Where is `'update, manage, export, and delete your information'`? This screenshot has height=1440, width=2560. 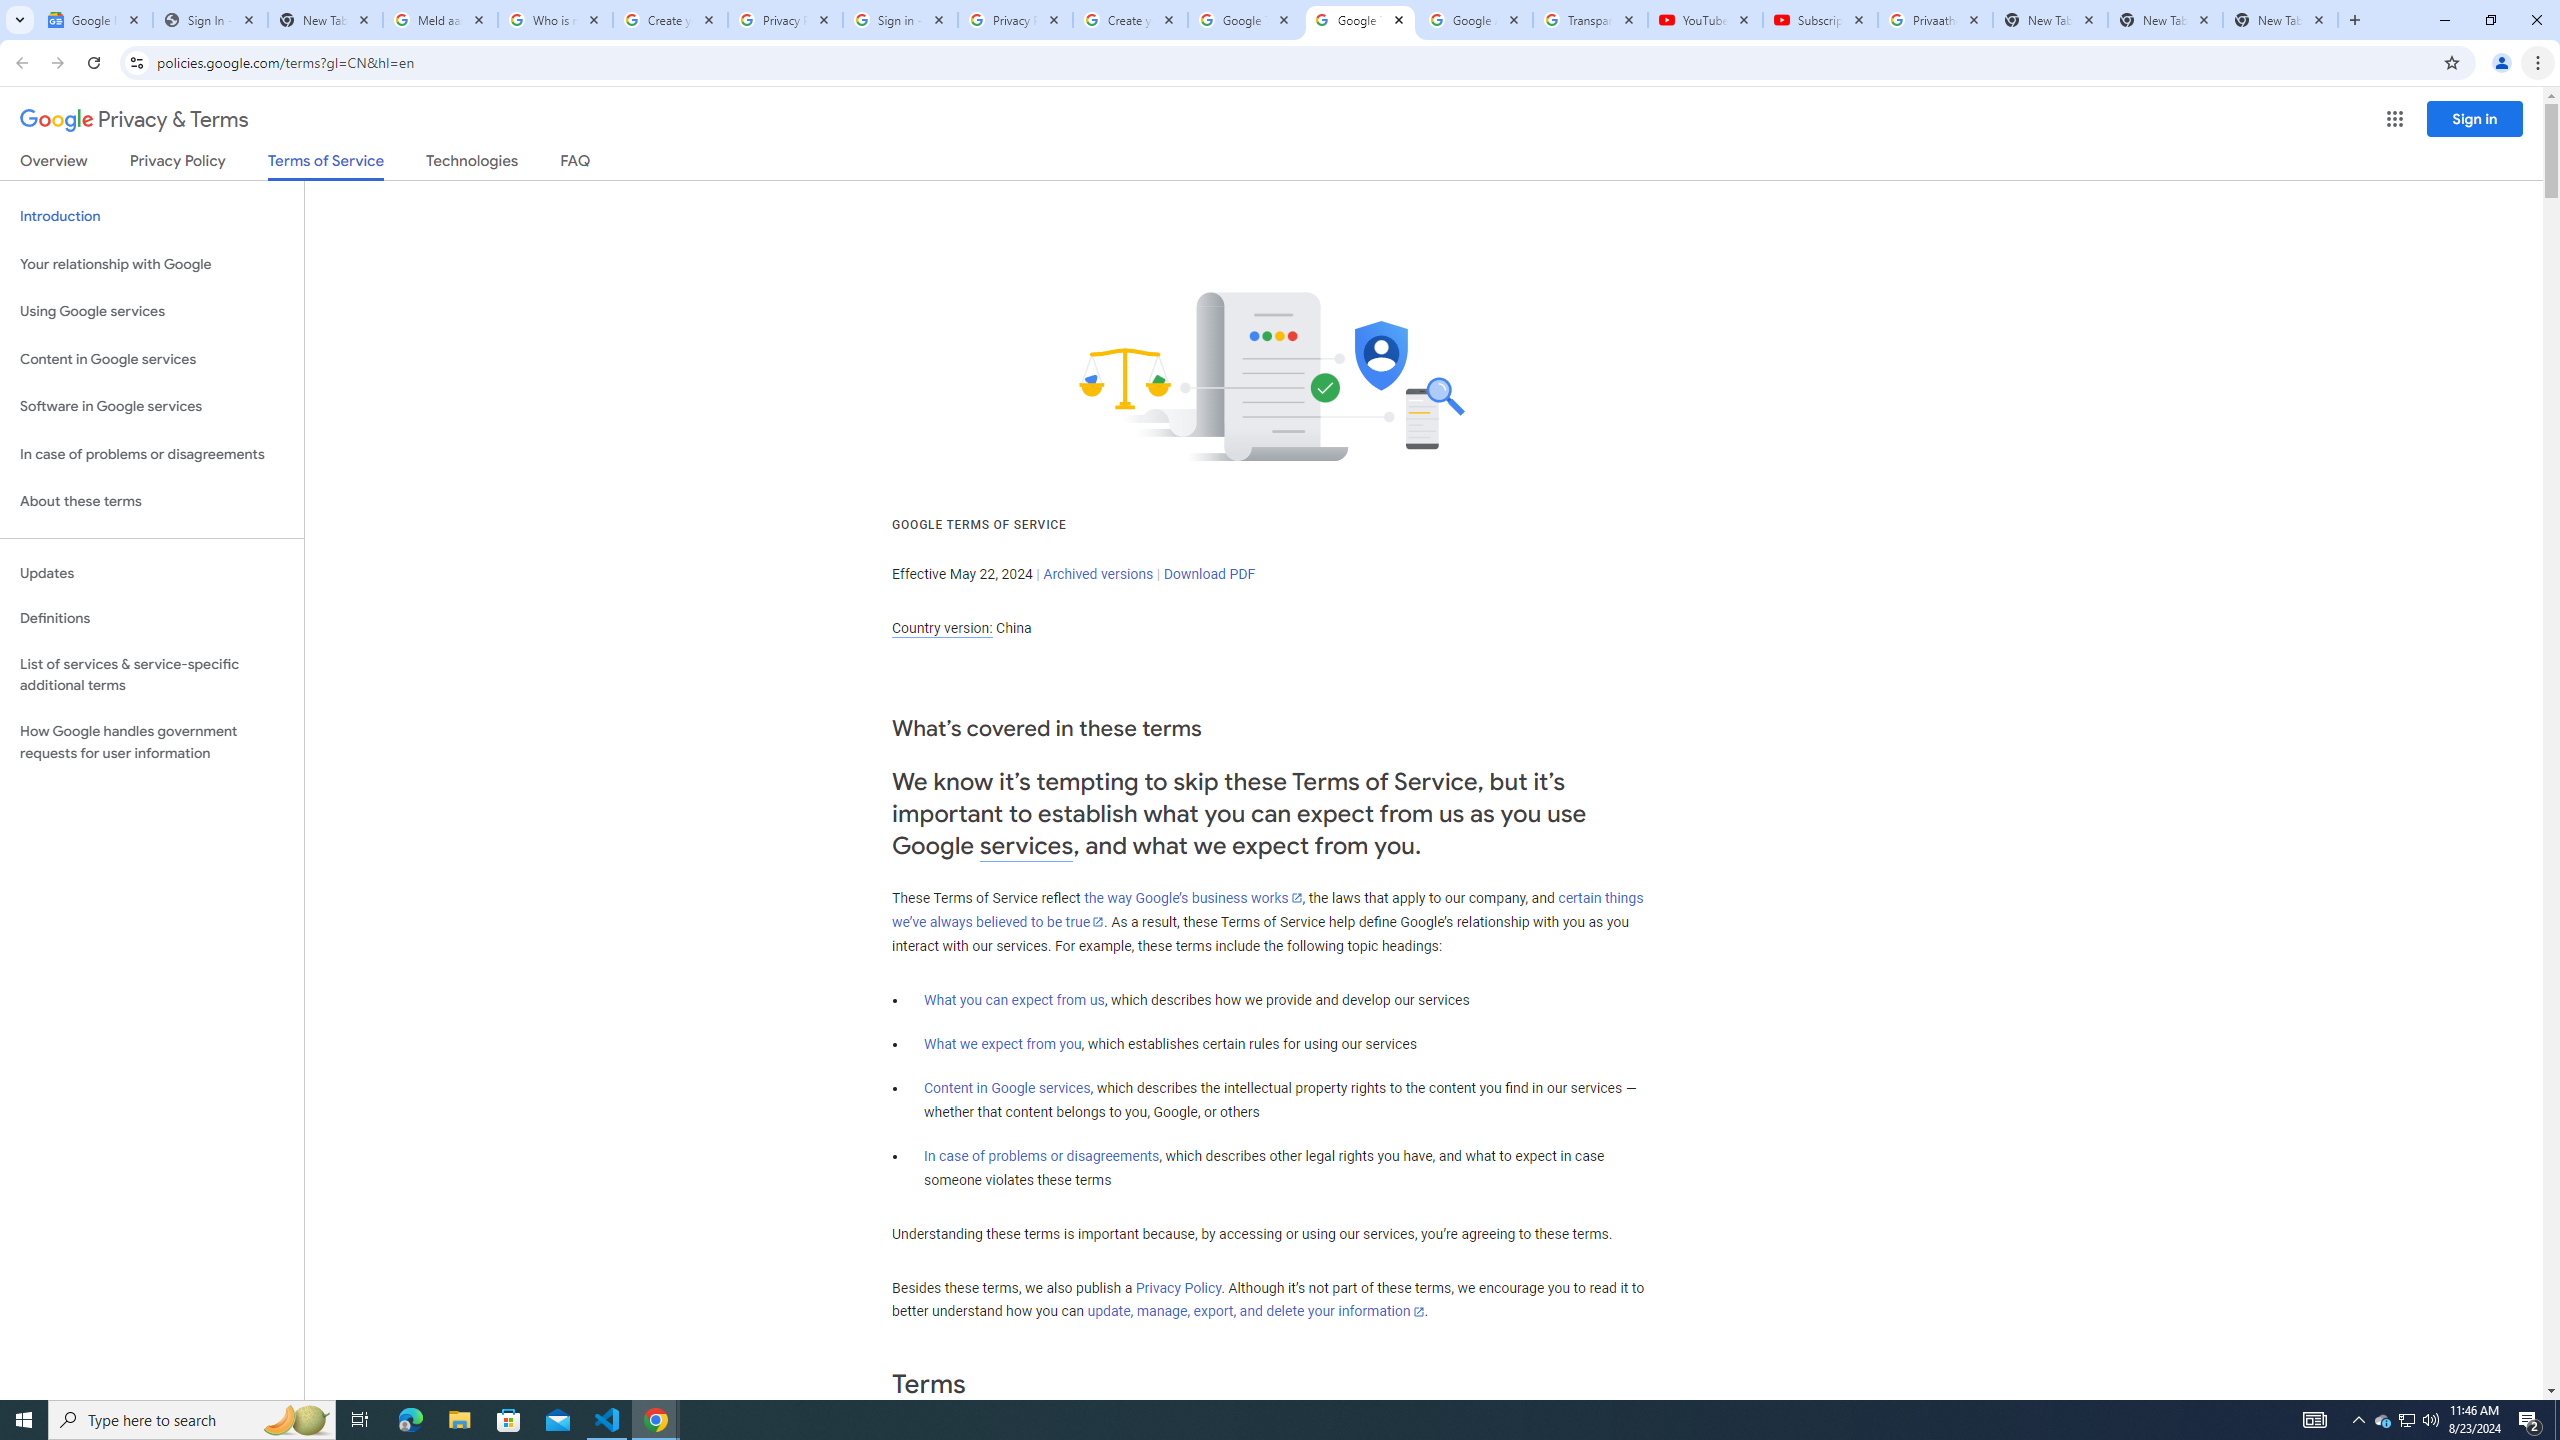 'update, manage, export, and delete your information' is located at coordinates (1255, 1310).